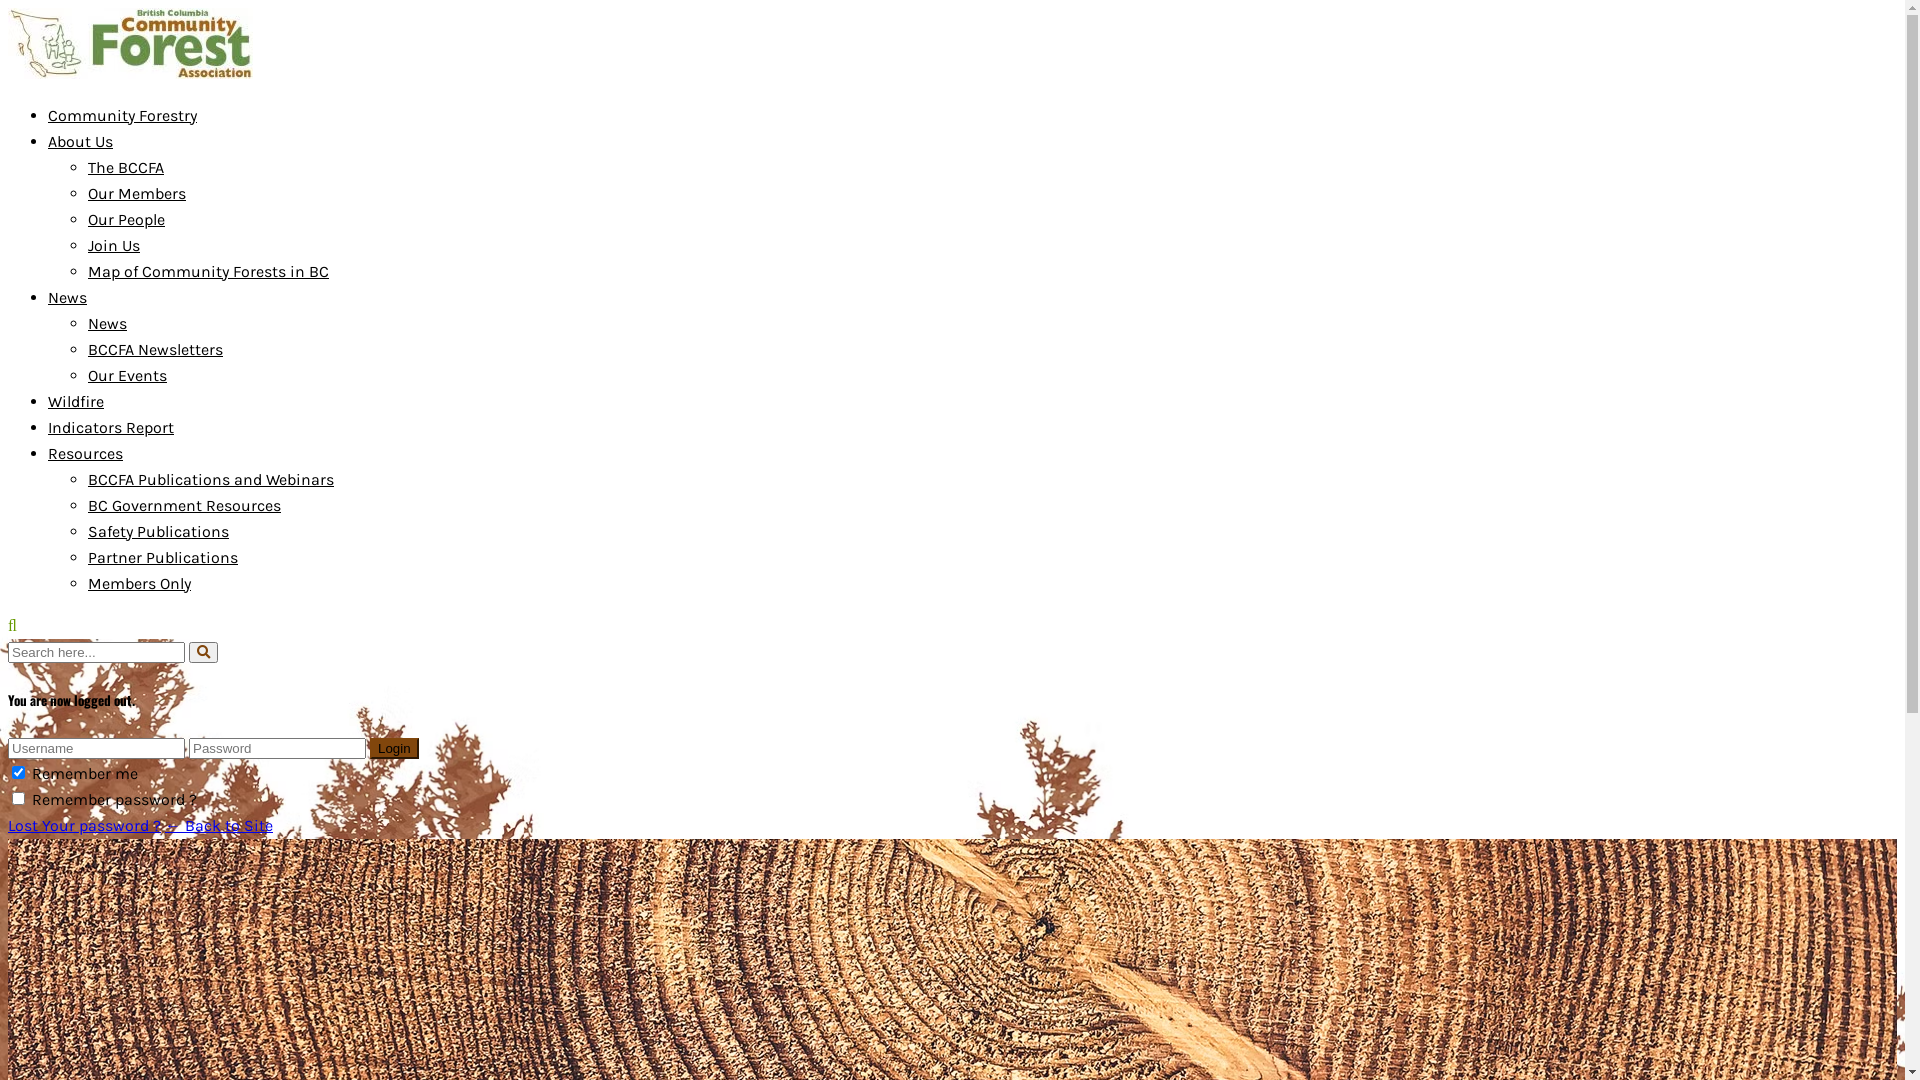  Describe the element at coordinates (8, 825) in the screenshot. I see `'Lost Your password ?'` at that location.